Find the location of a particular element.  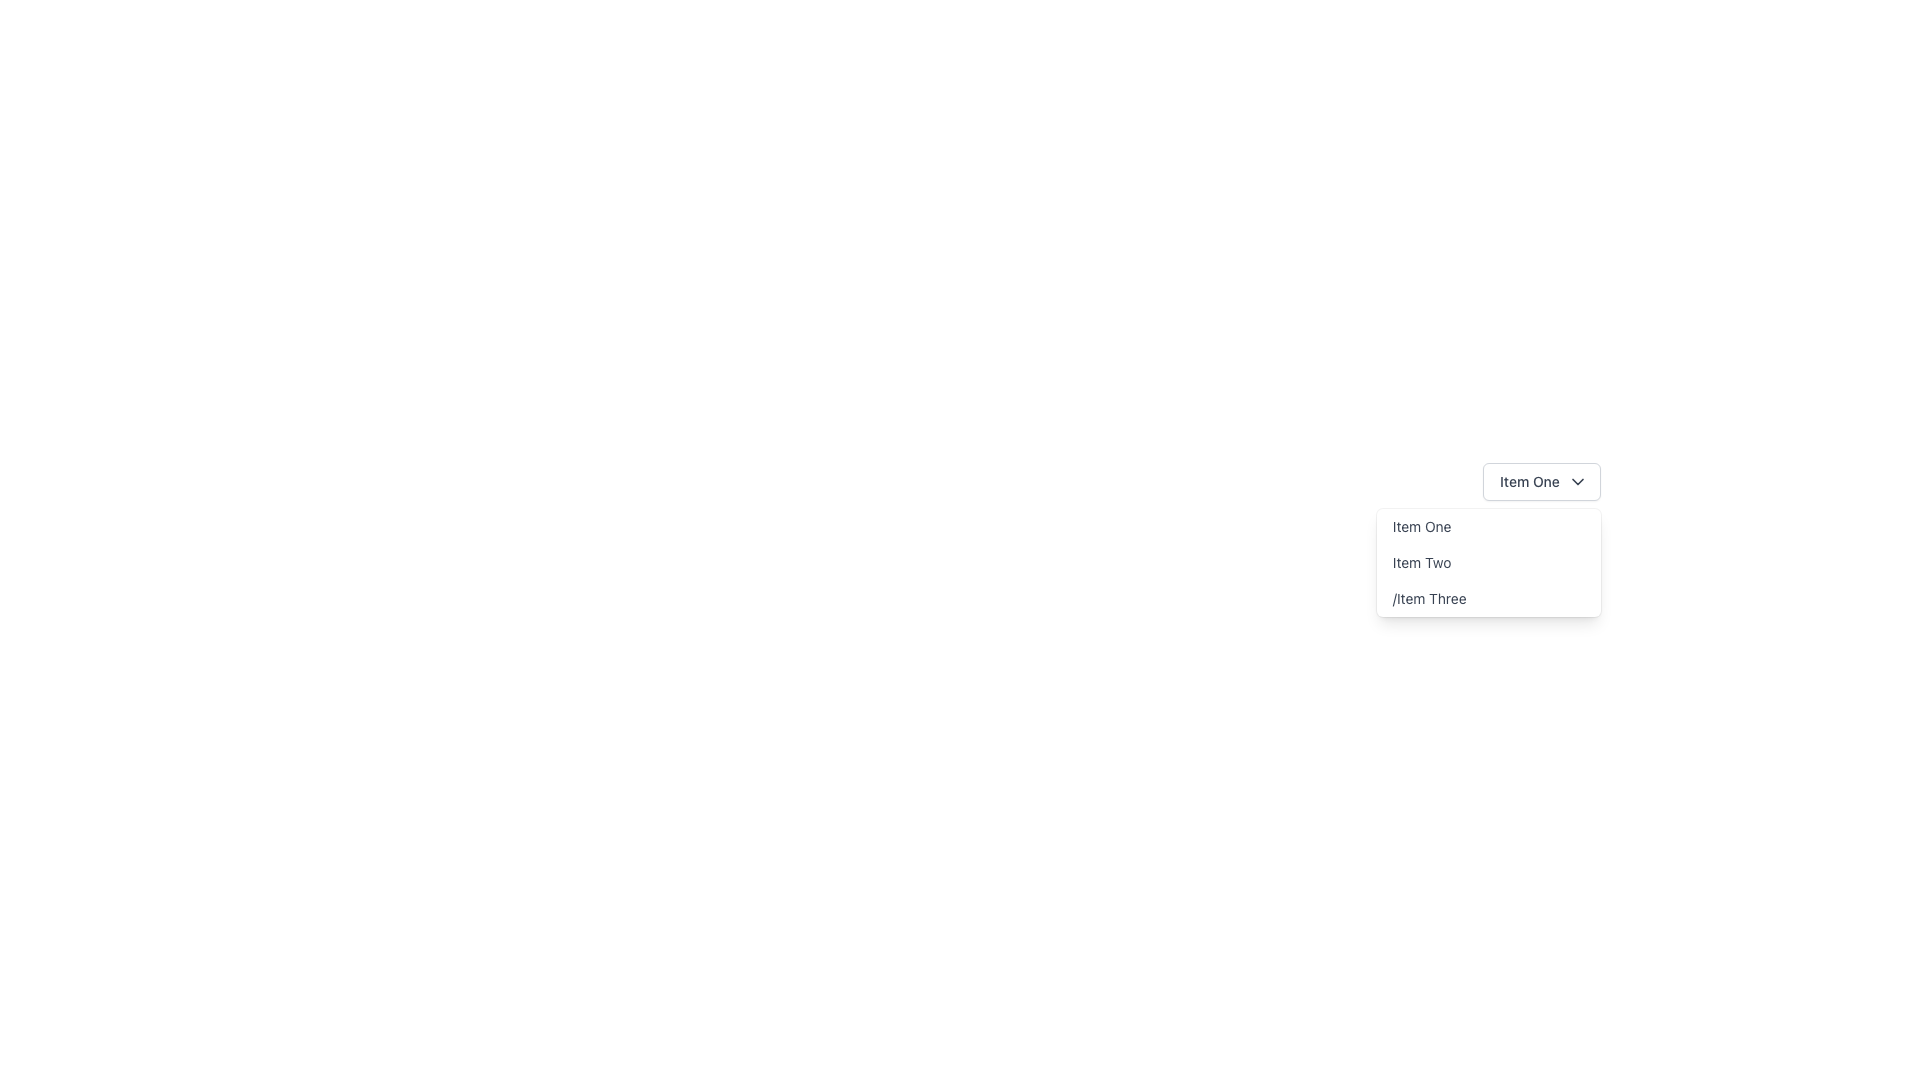

the second item is located at coordinates (1488, 563).